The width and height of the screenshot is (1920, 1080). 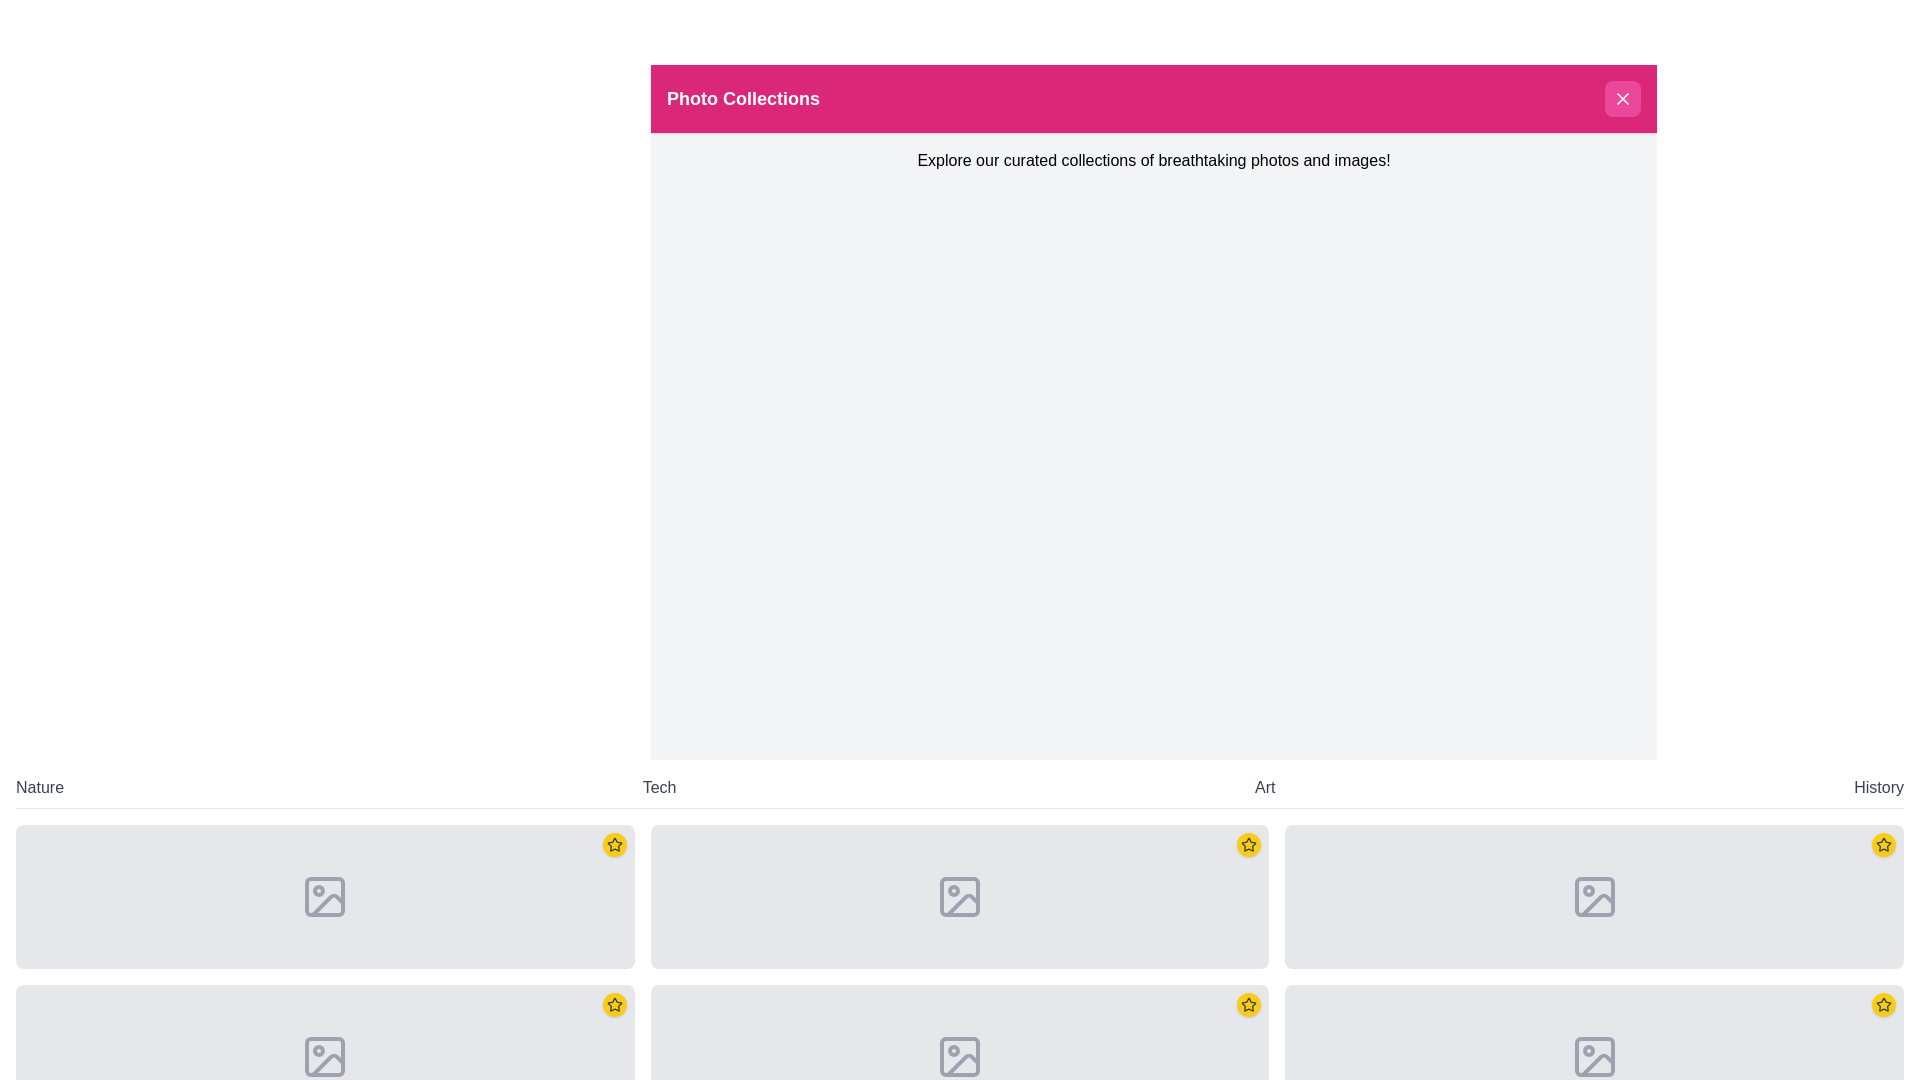 What do you see at coordinates (1882, 1005) in the screenshot?
I see `the favorite icon located in the top-right corner of the card within the 'History' section` at bounding box center [1882, 1005].